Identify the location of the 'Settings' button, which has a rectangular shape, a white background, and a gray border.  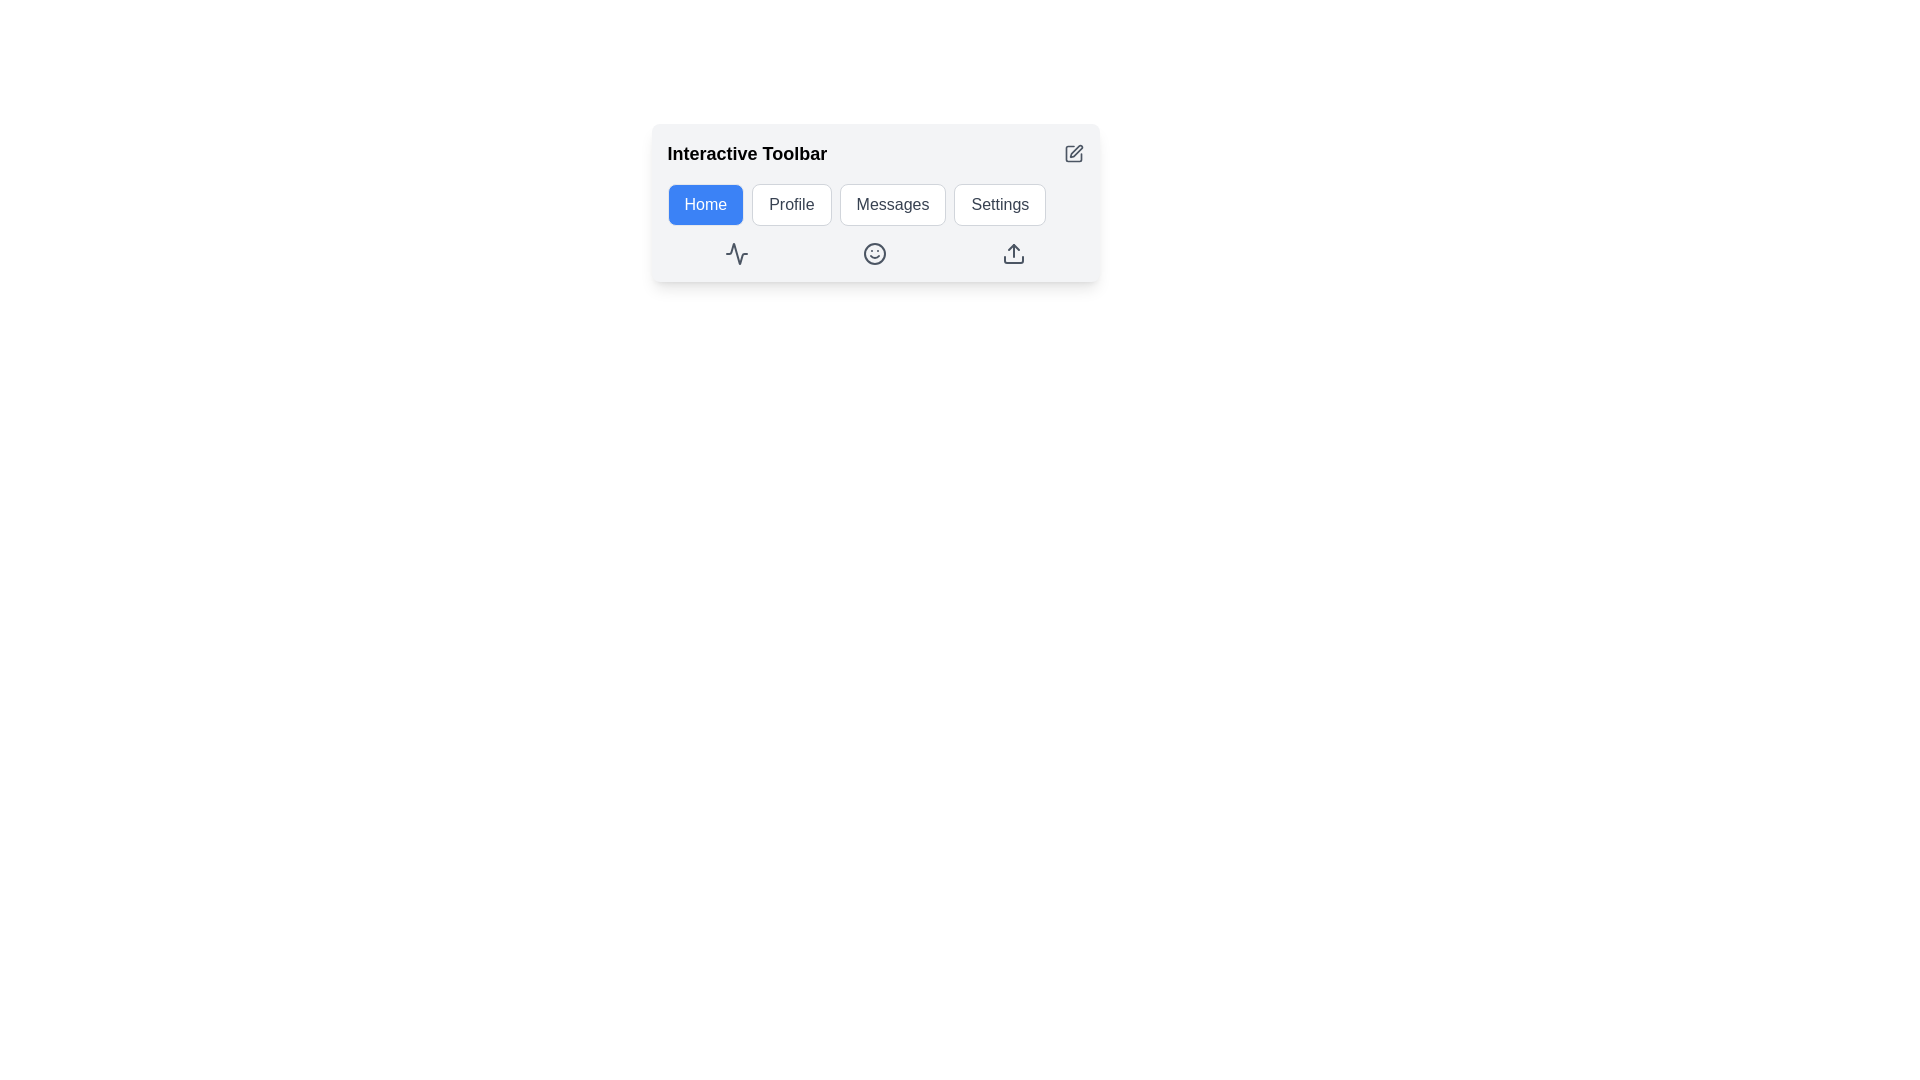
(999, 204).